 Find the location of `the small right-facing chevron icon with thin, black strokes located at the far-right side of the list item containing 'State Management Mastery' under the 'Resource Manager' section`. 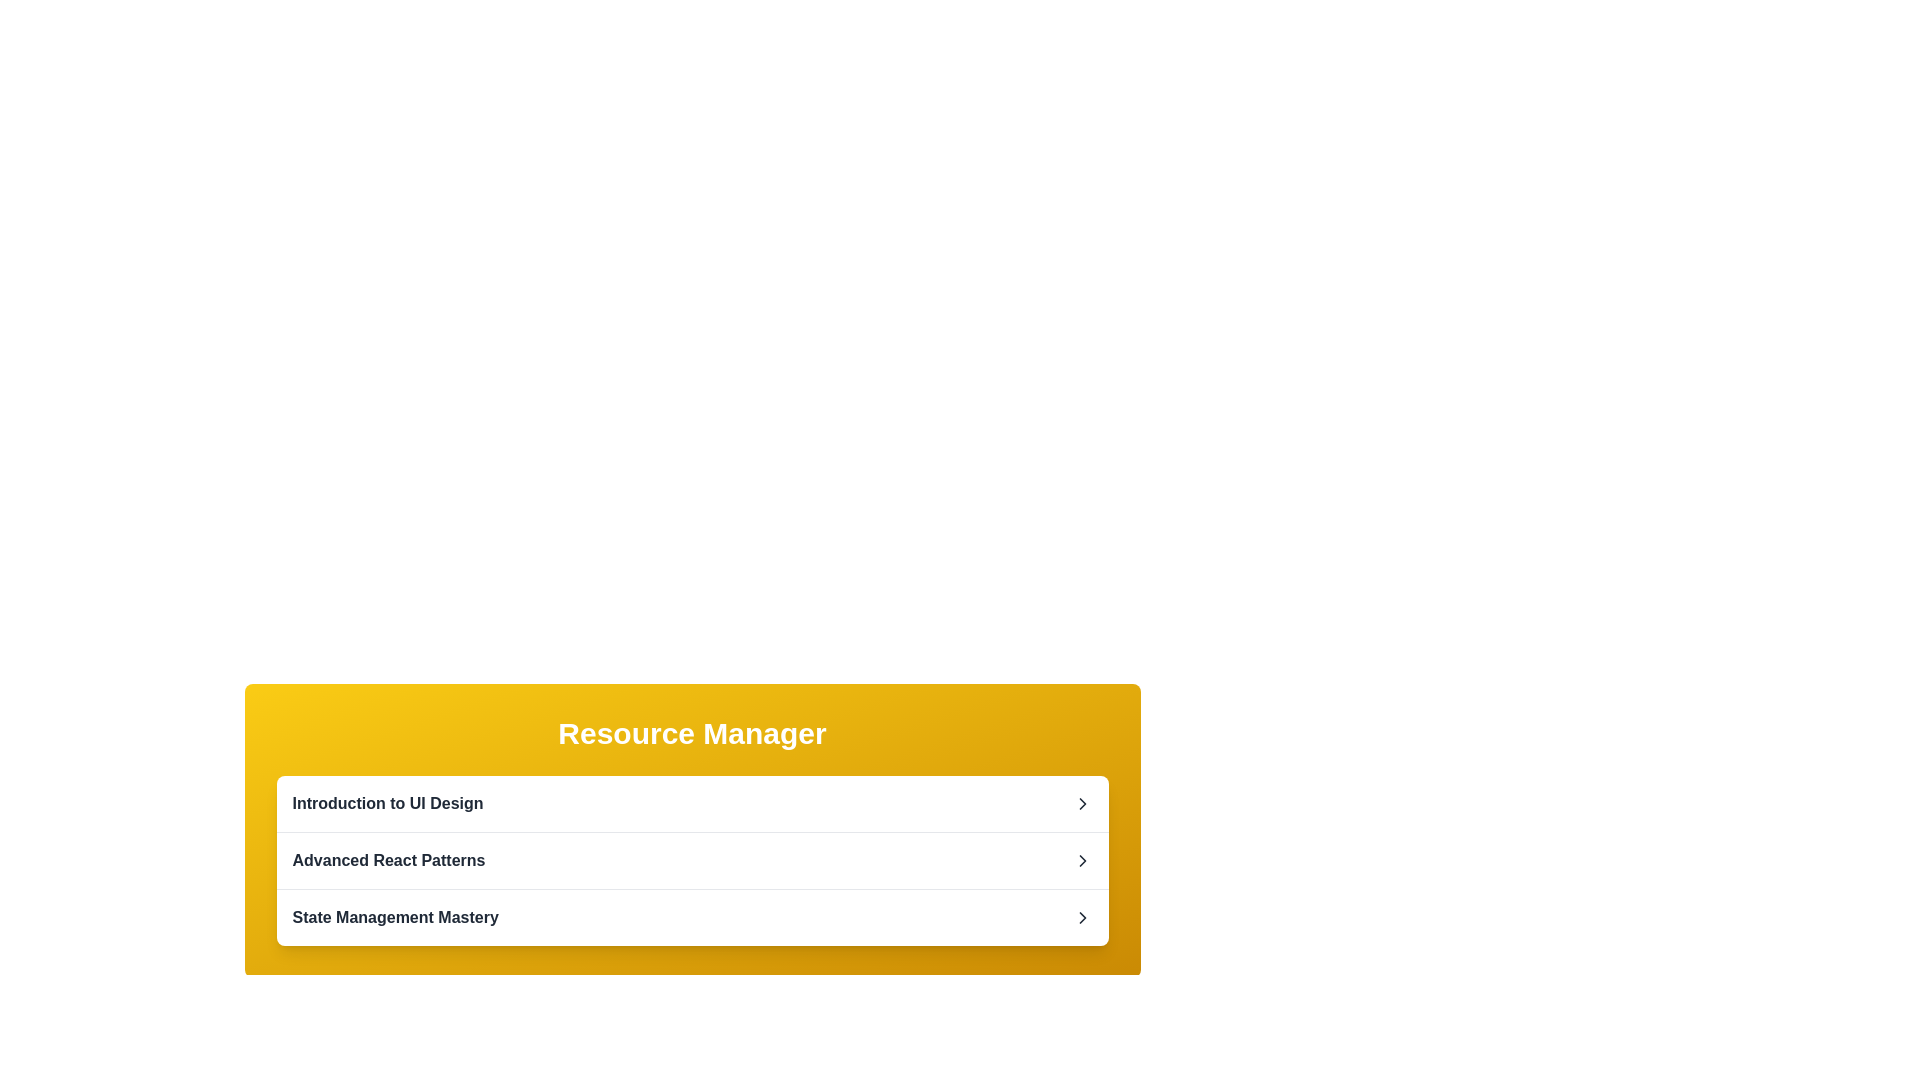

the small right-facing chevron icon with thin, black strokes located at the far-right side of the list item containing 'State Management Mastery' under the 'Resource Manager' section is located at coordinates (1081, 918).